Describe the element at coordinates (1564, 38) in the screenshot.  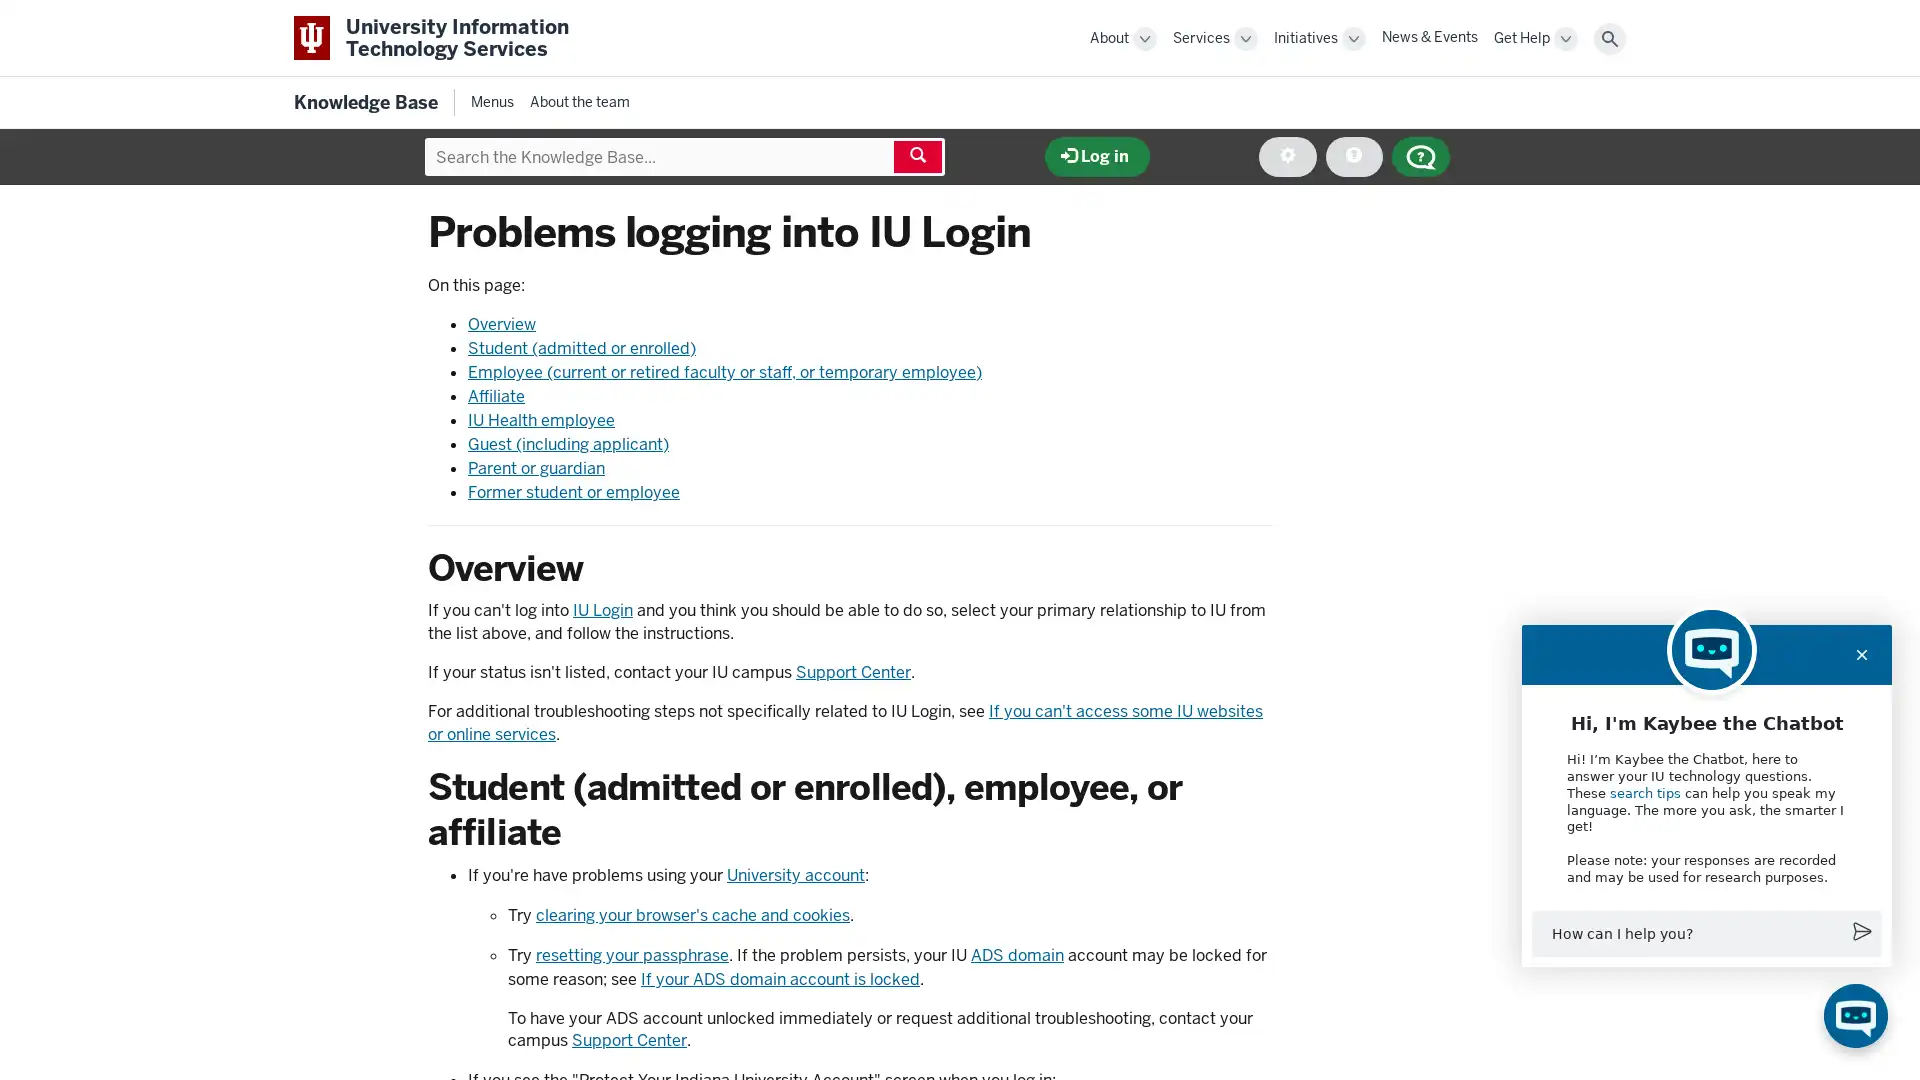
I see `Toggle Get Help navigation` at that location.